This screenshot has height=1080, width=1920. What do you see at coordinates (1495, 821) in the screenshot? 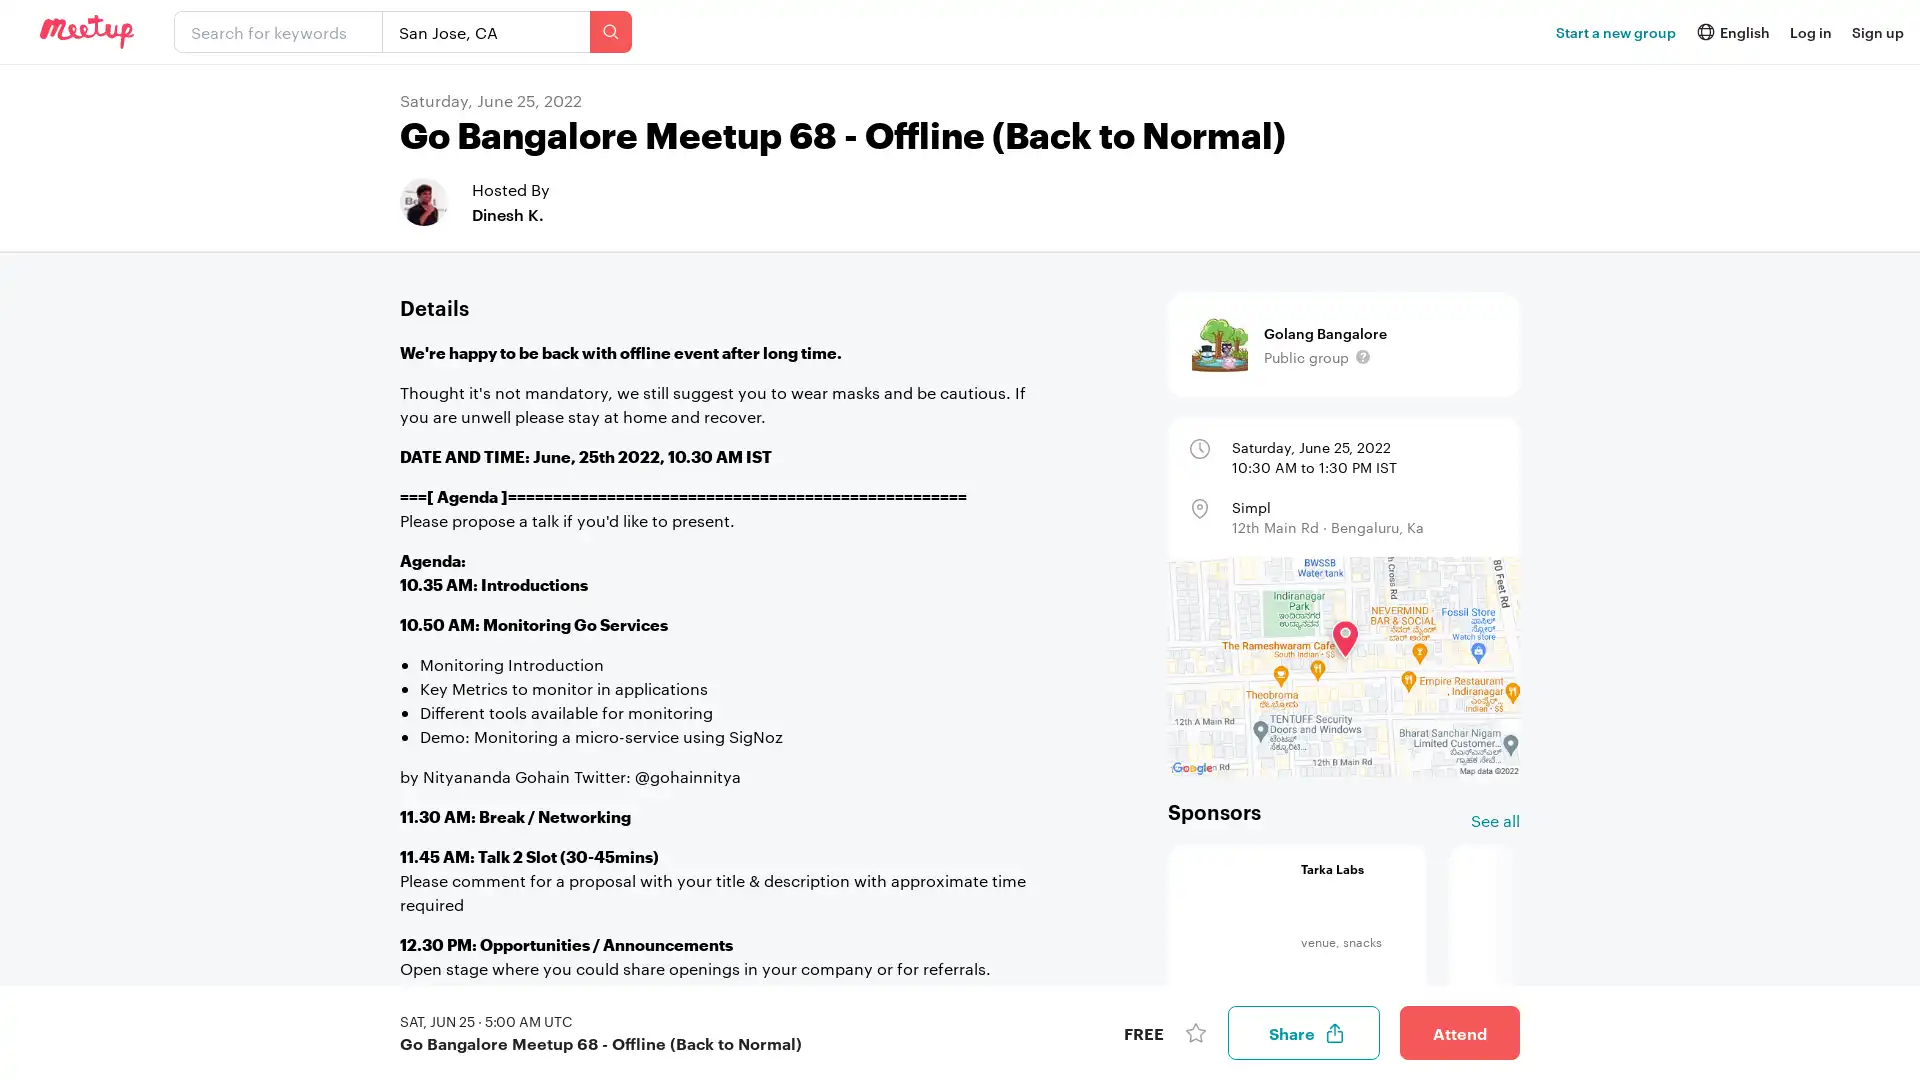
I see `See all` at bounding box center [1495, 821].